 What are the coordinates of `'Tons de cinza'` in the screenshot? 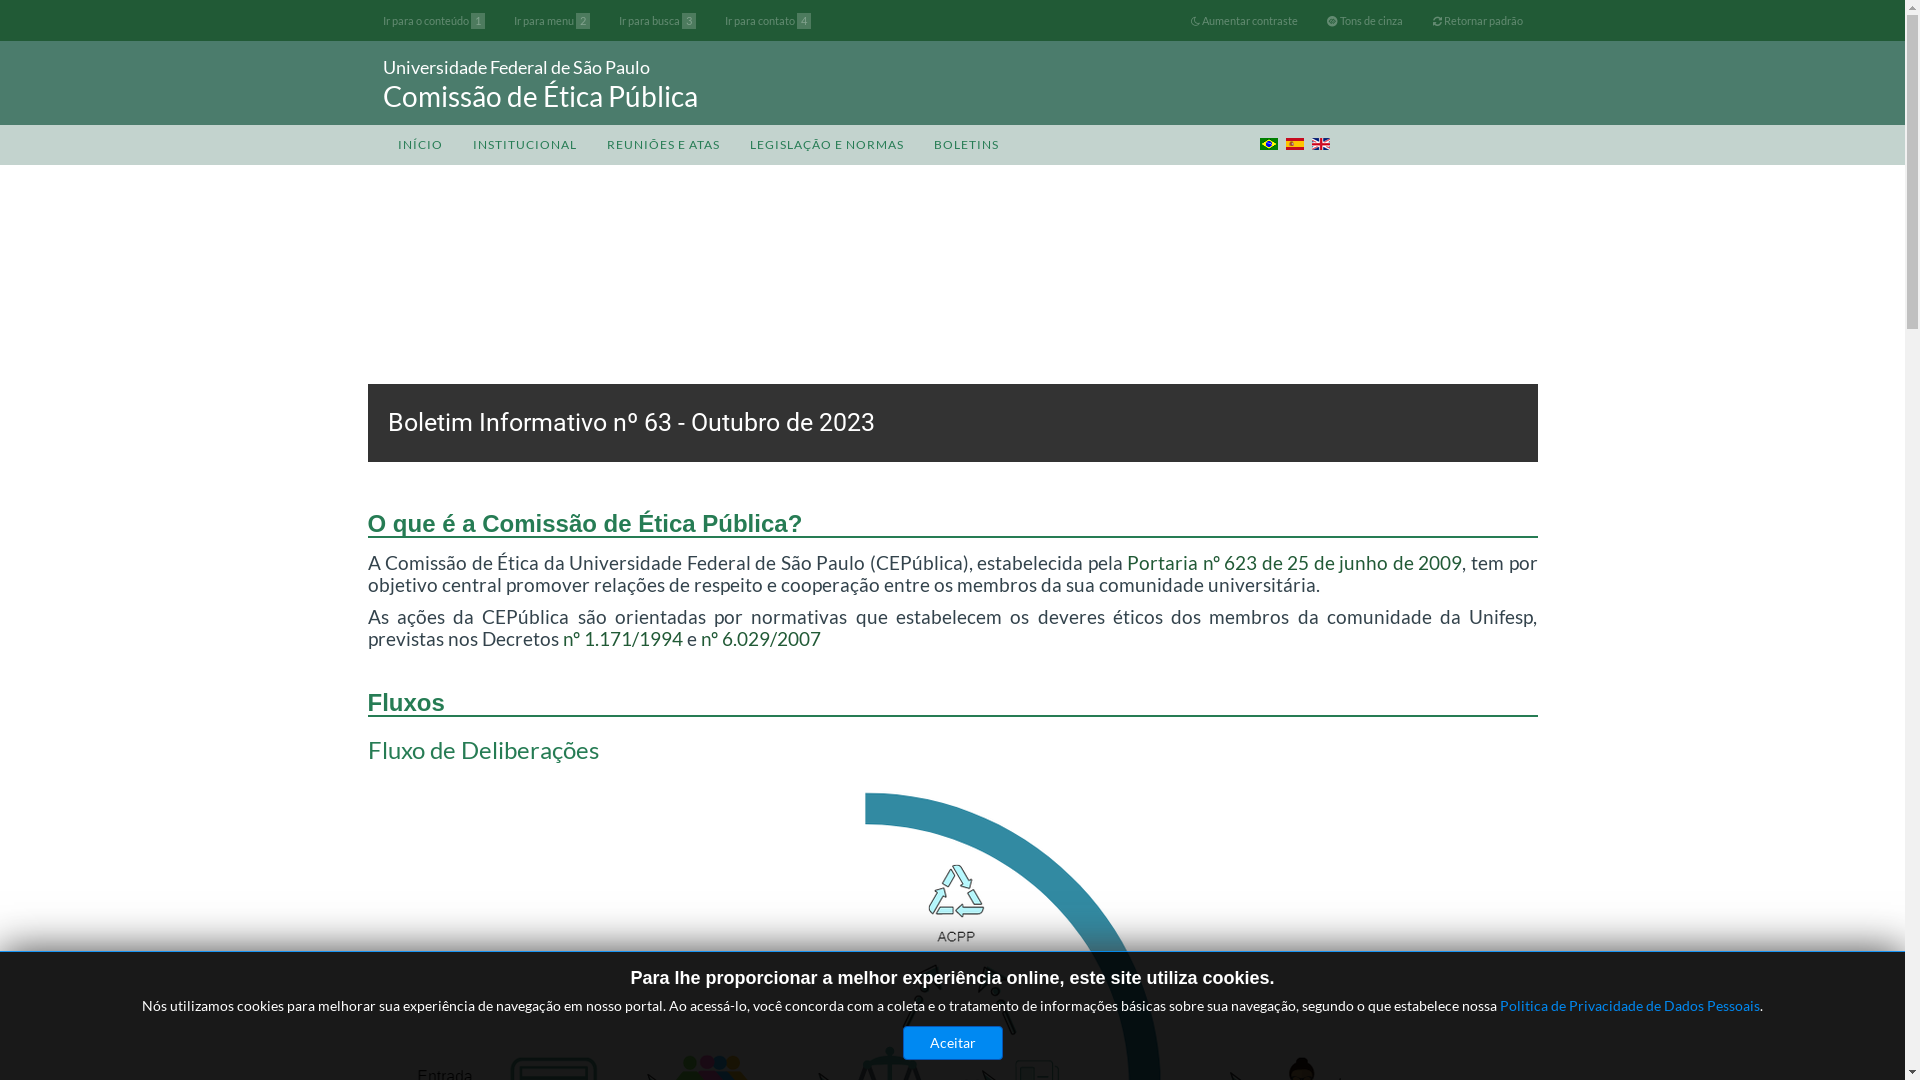 It's located at (1363, 20).